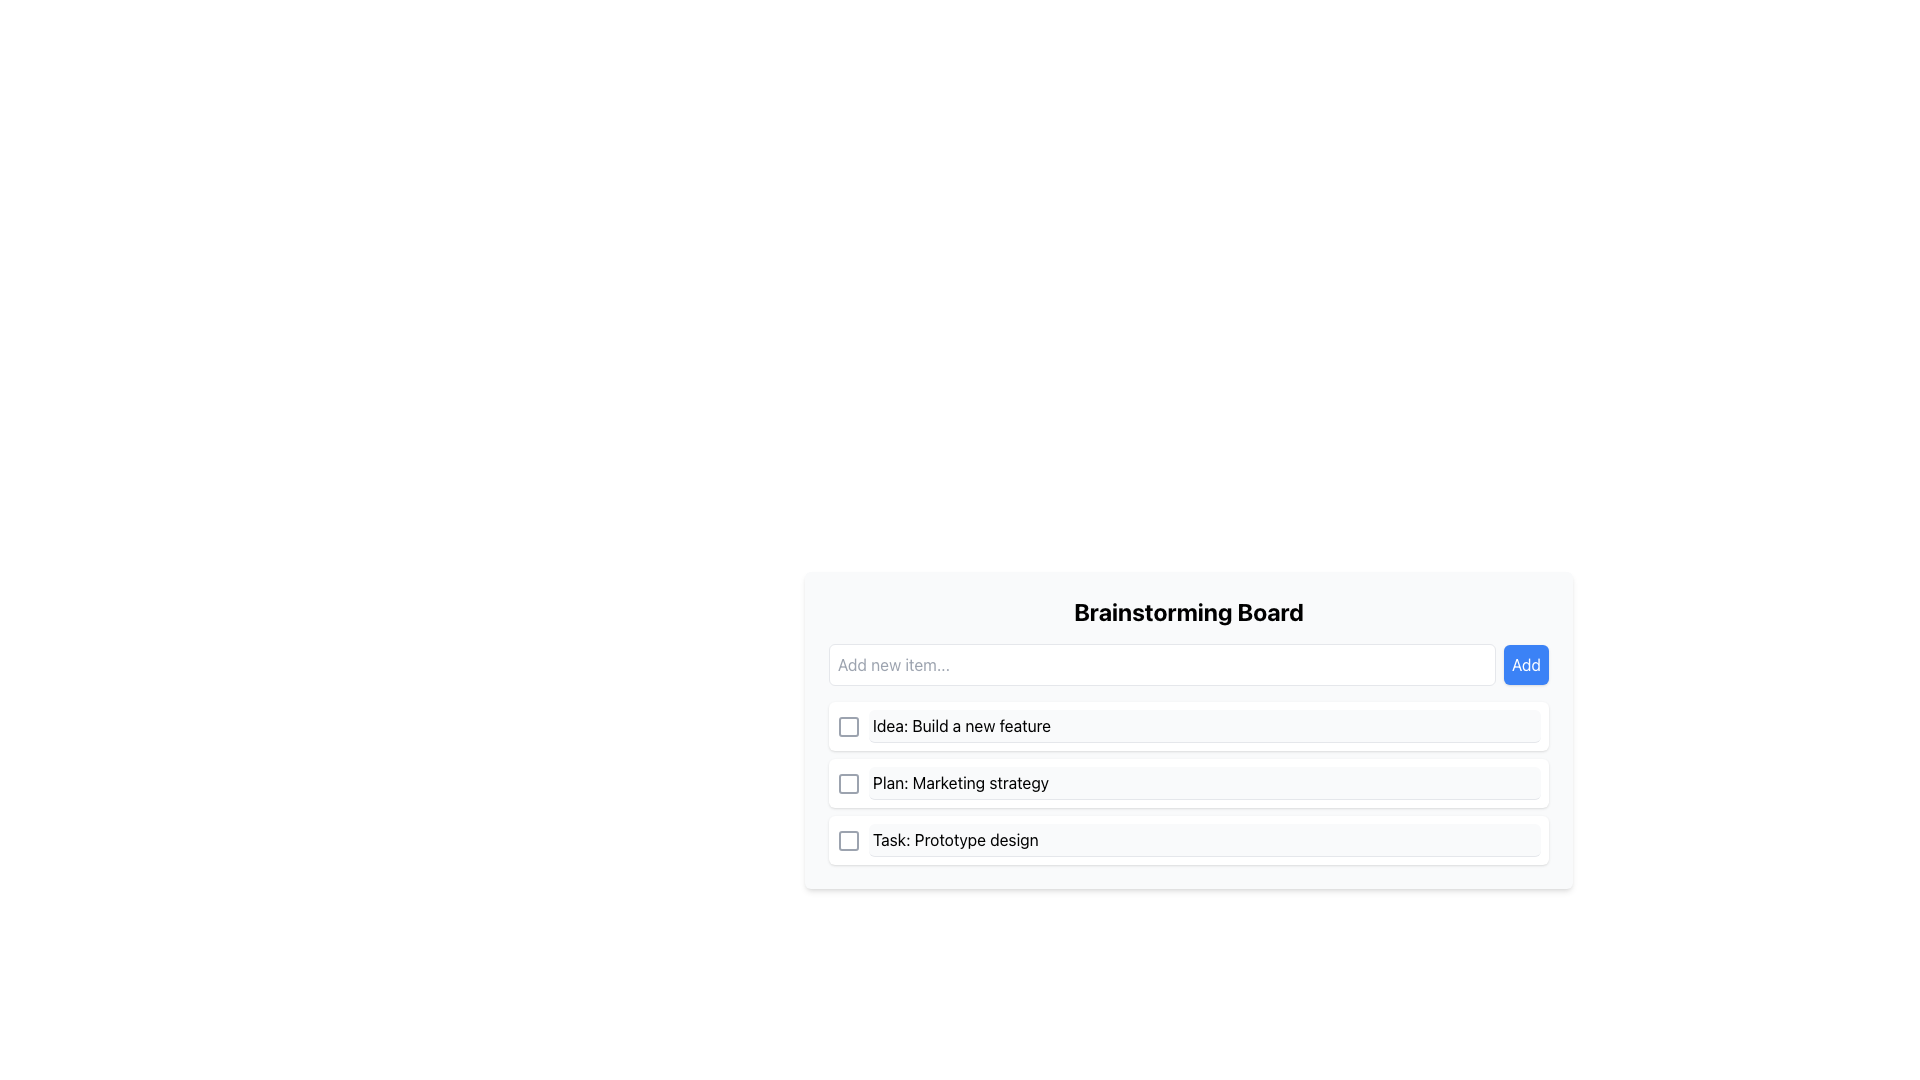  What do you see at coordinates (849, 840) in the screenshot?
I see `the gray square icon that serves as a visual marker for the 'Task: Prototype design' task item, located near the bottom of the brainstorming board` at bounding box center [849, 840].